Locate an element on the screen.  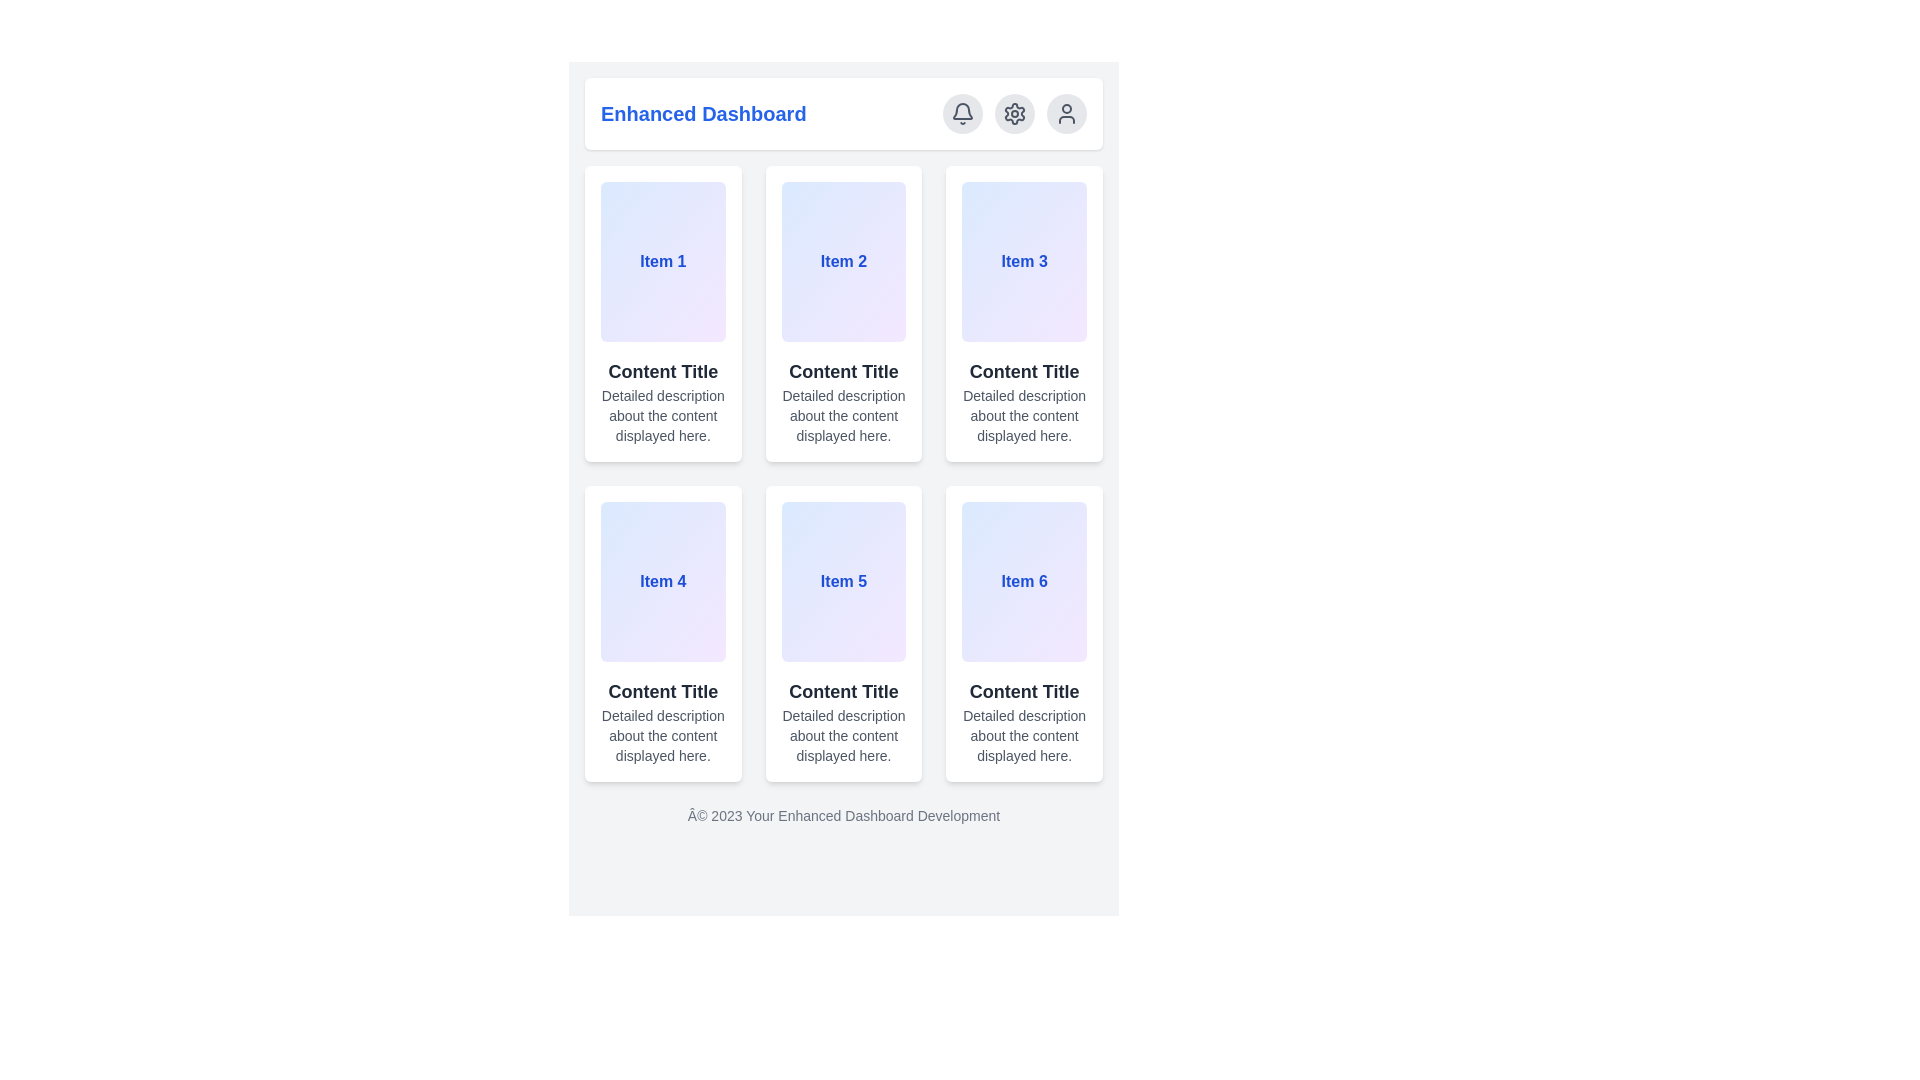
the text label displaying 'Content Title' in bold and dark gray, located below 'Item 4' in the fourth column and second row of the grid layout is located at coordinates (663, 690).